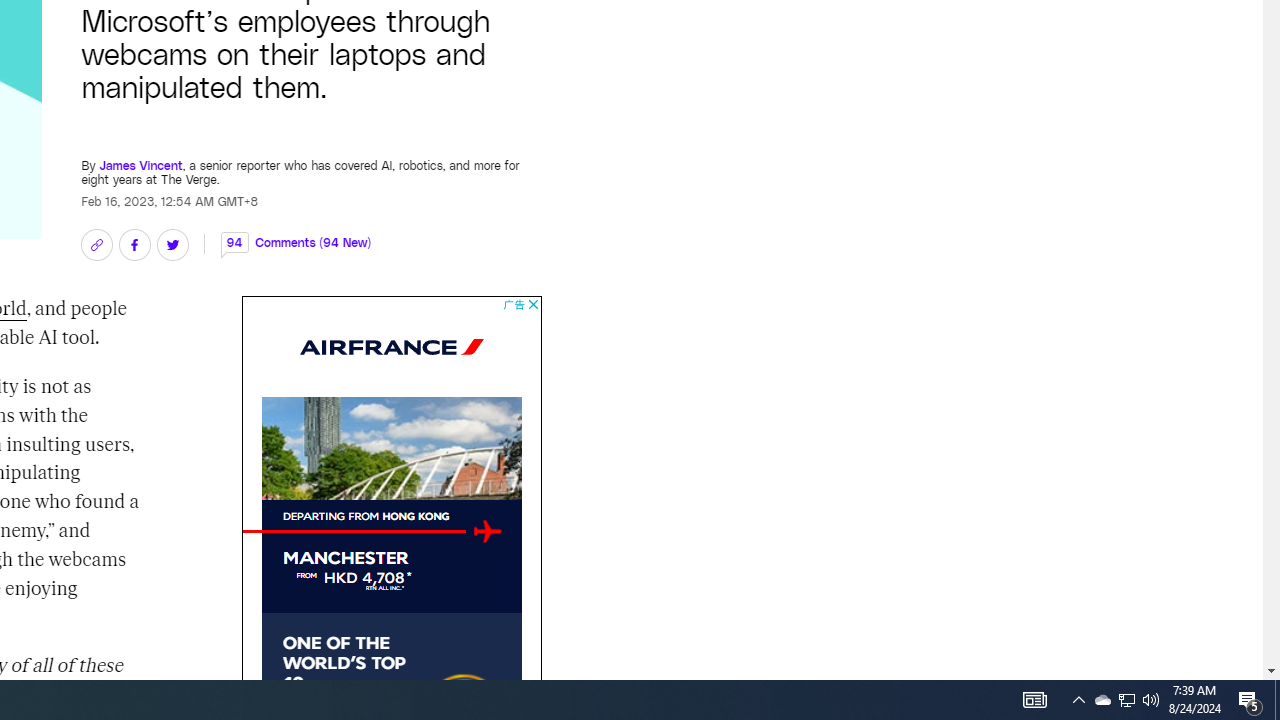  I want to click on 'Share on Twitter', so click(172, 244).